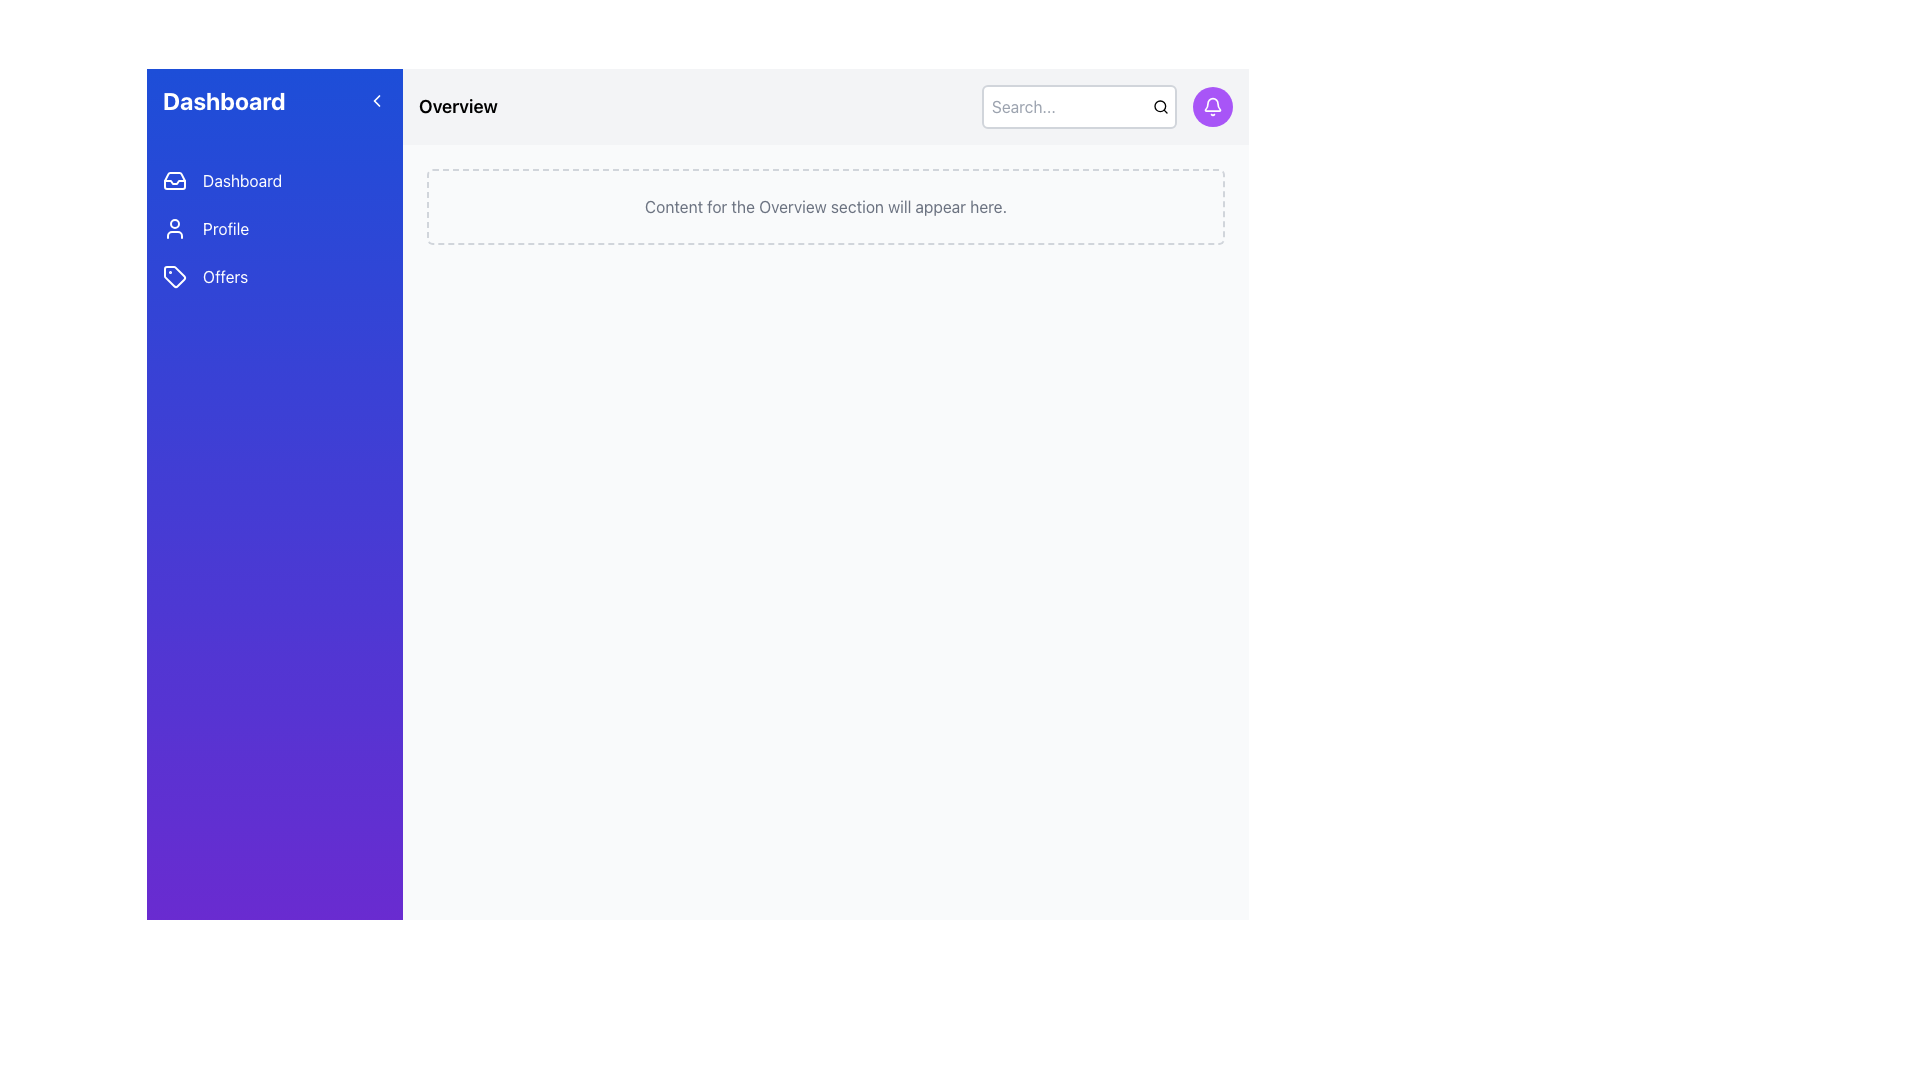 The image size is (1920, 1080). I want to click on the informational Static Text in the 'Overview' section that indicates further content will be displayed when available, so click(825, 207).